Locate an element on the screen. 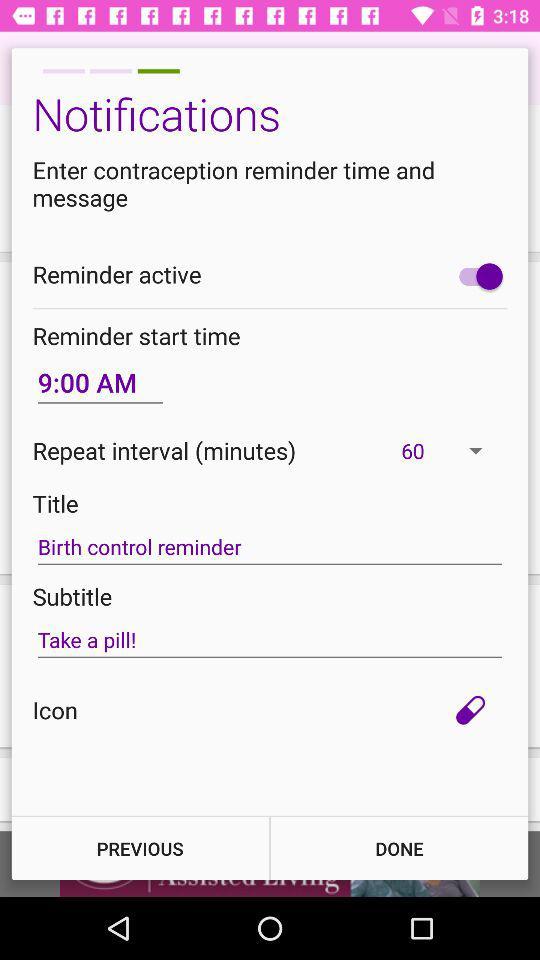 The height and width of the screenshot is (960, 540). the icon above the repeat interval (minutes) icon is located at coordinates (99, 381).